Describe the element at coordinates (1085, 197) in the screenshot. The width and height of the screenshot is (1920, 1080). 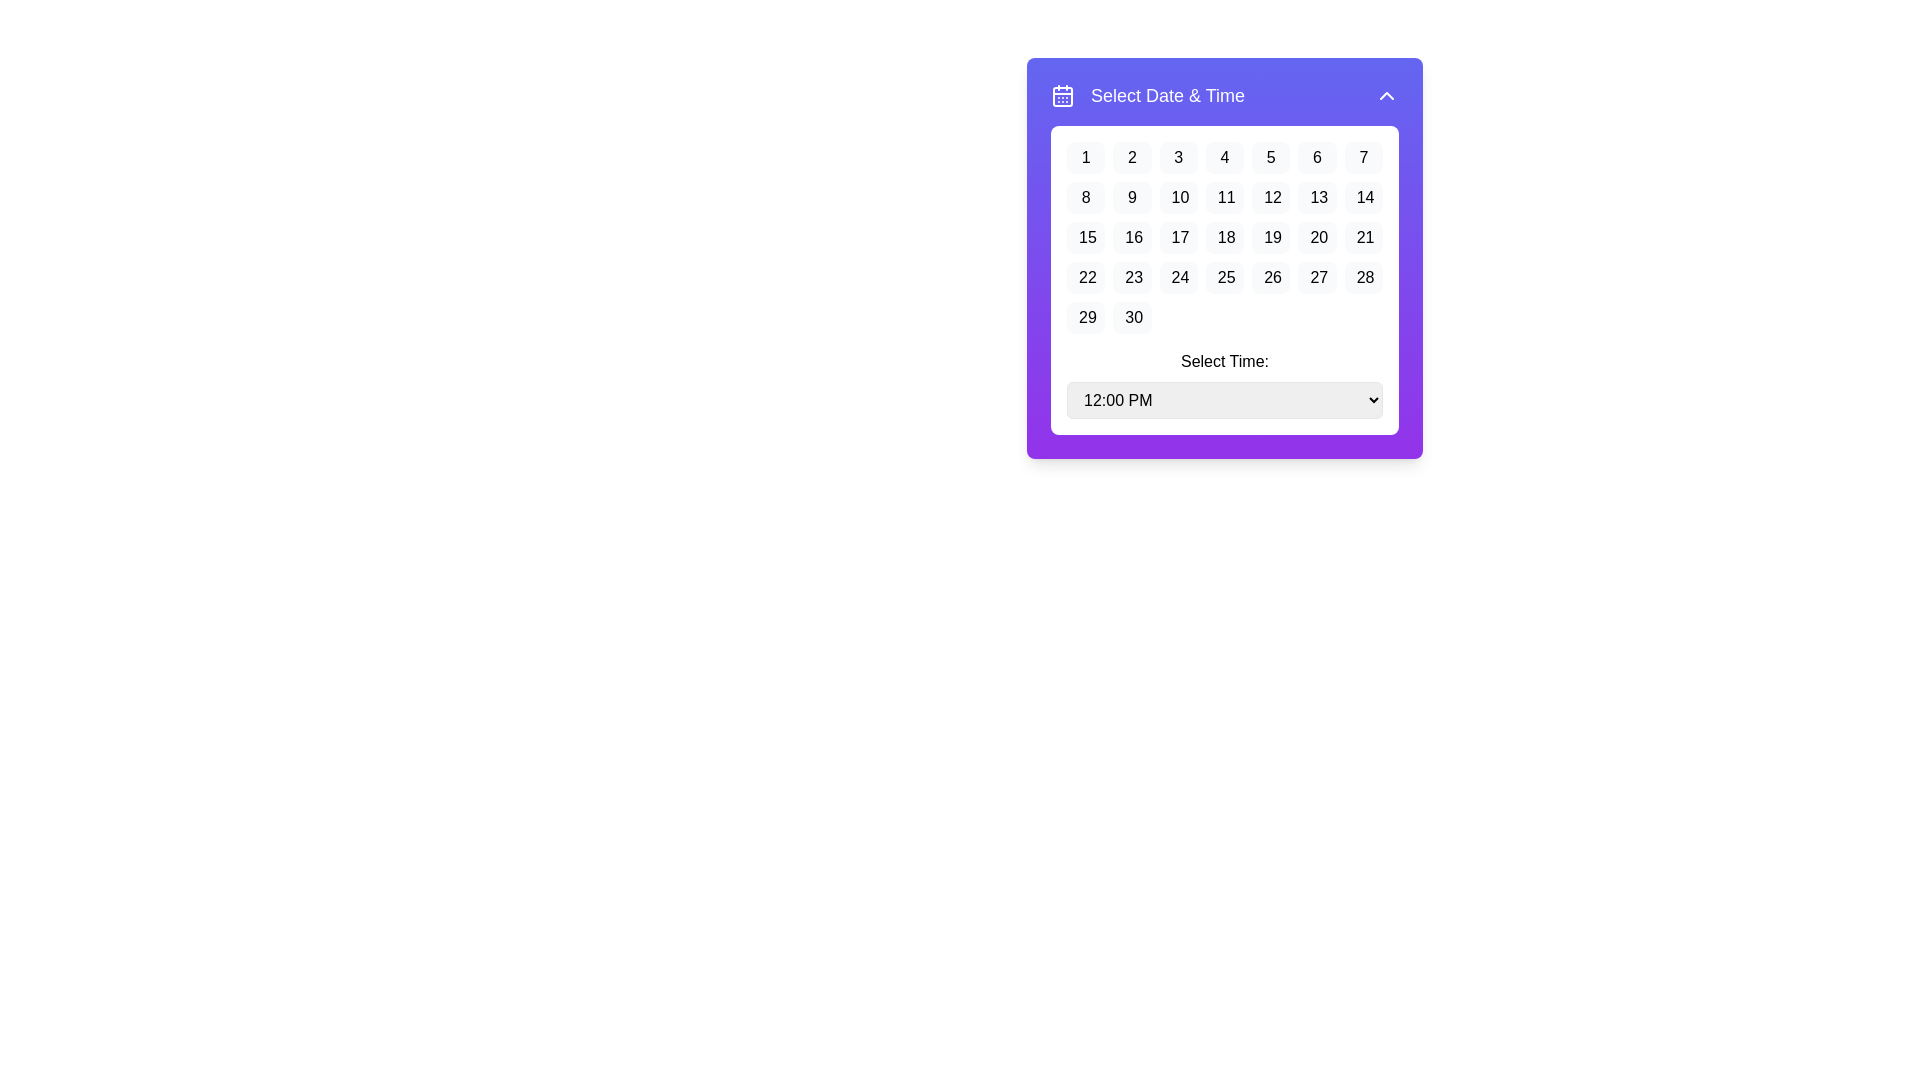
I see `the button representing the 8th day of the month in the calendar view` at that location.